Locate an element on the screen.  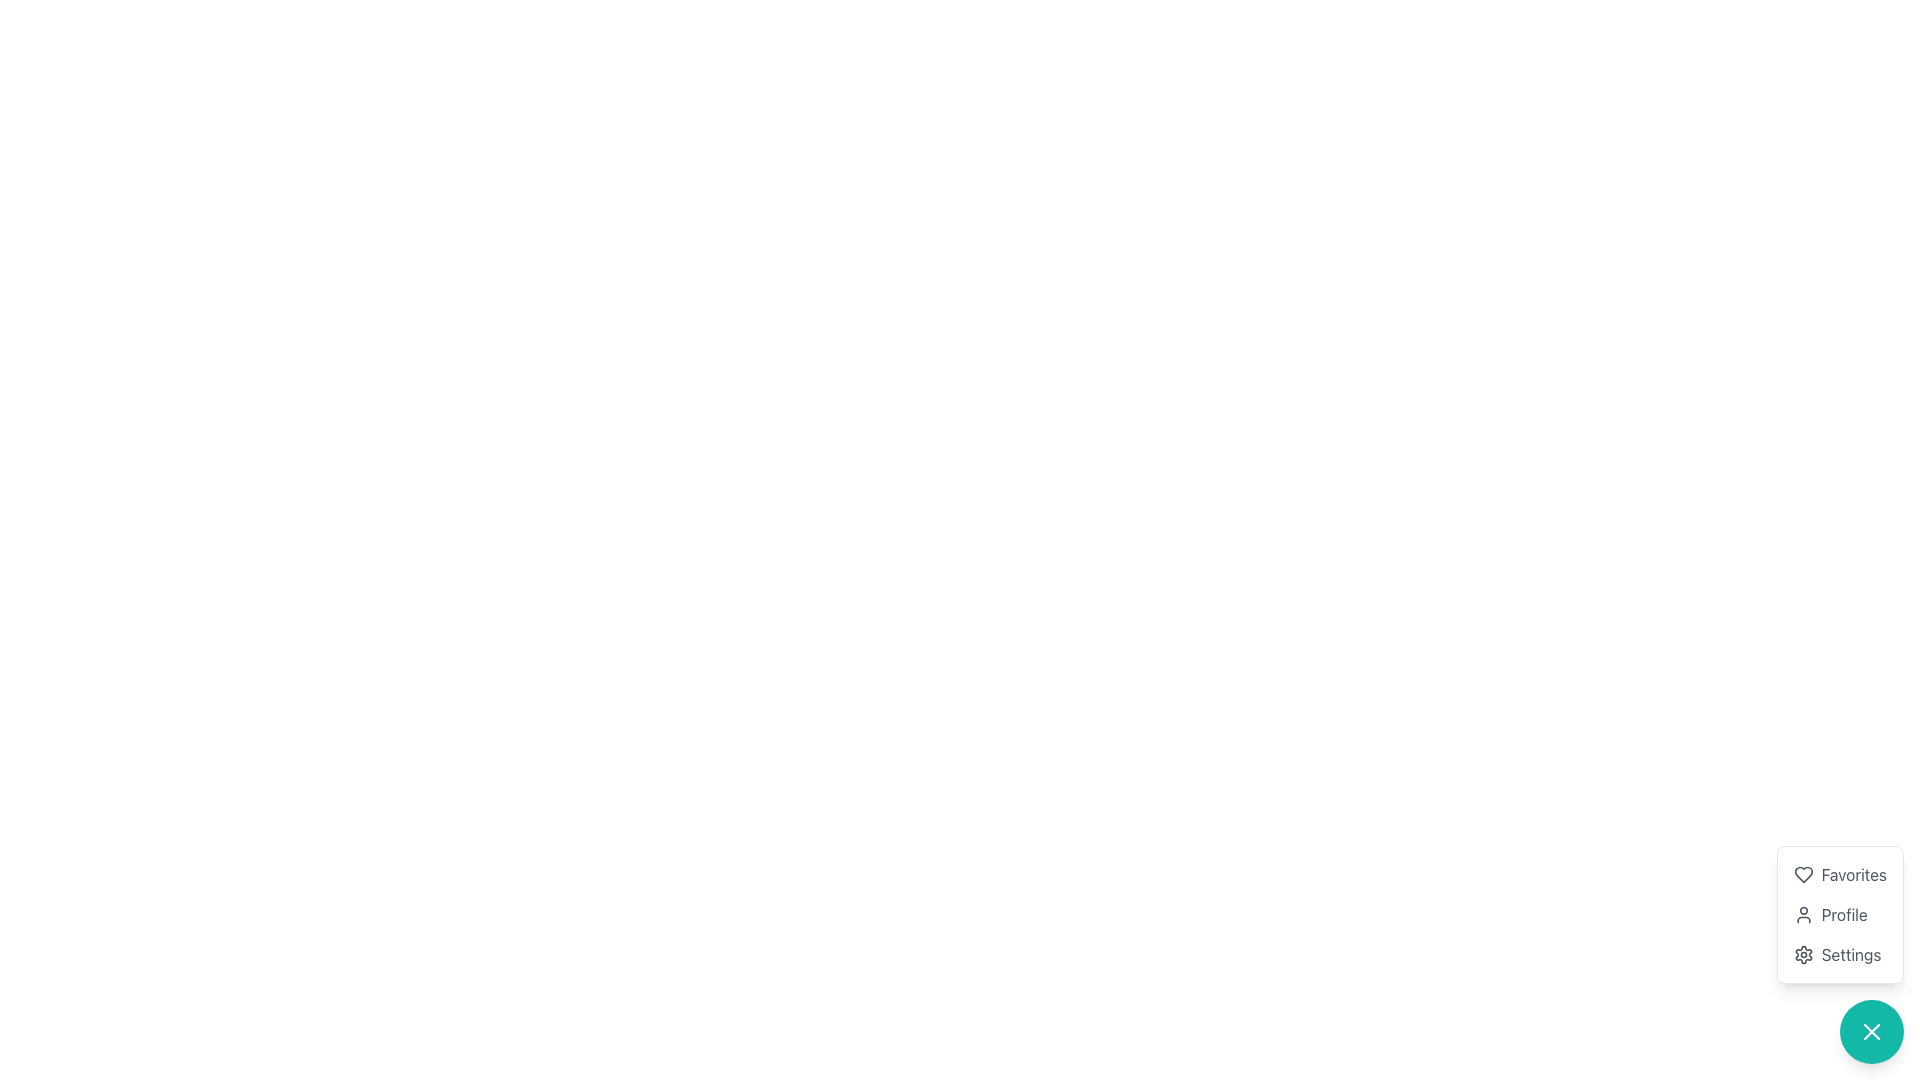
the user icon, which is a minimalistic outline representing a profile symbol, located to the left of the 'Profile' text for additional information is located at coordinates (1803, 914).